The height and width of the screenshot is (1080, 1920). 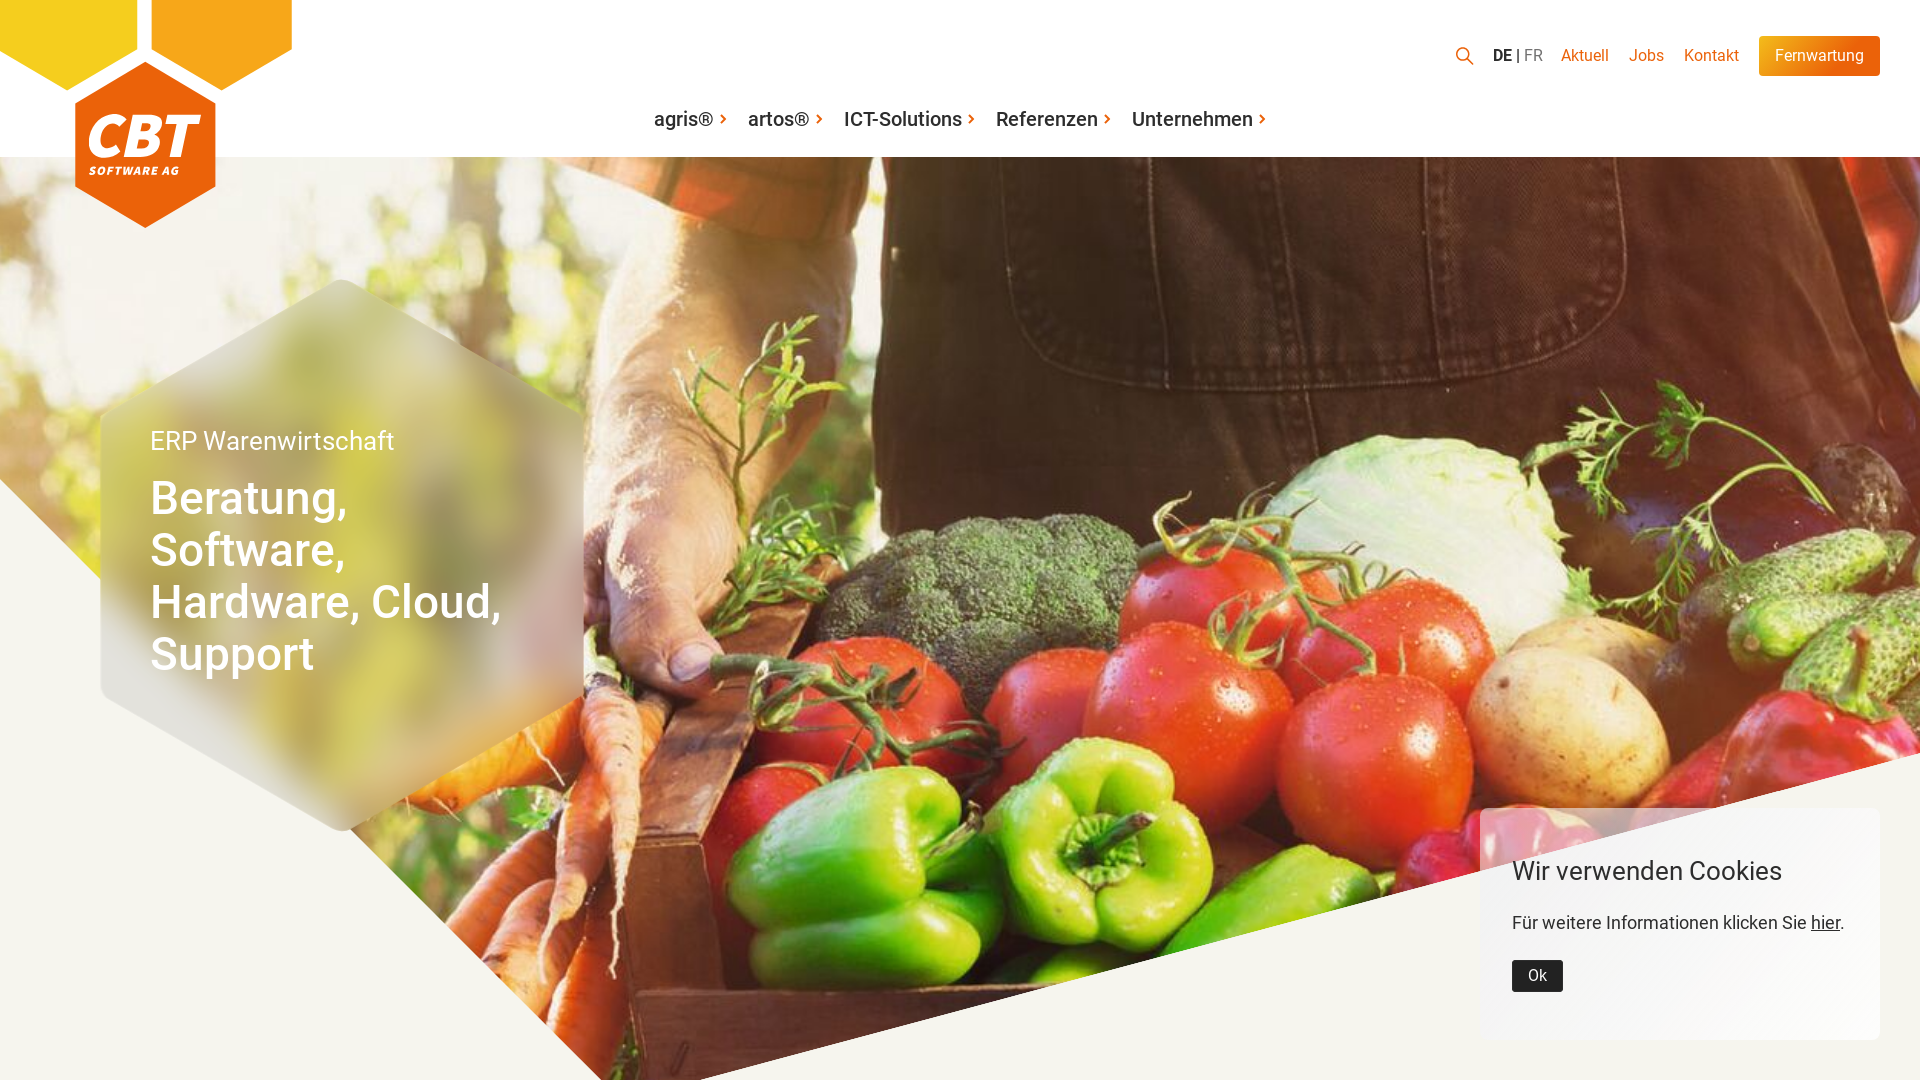 What do you see at coordinates (1646, 55) in the screenshot?
I see `'Jobs'` at bounding box center [1646, 55].